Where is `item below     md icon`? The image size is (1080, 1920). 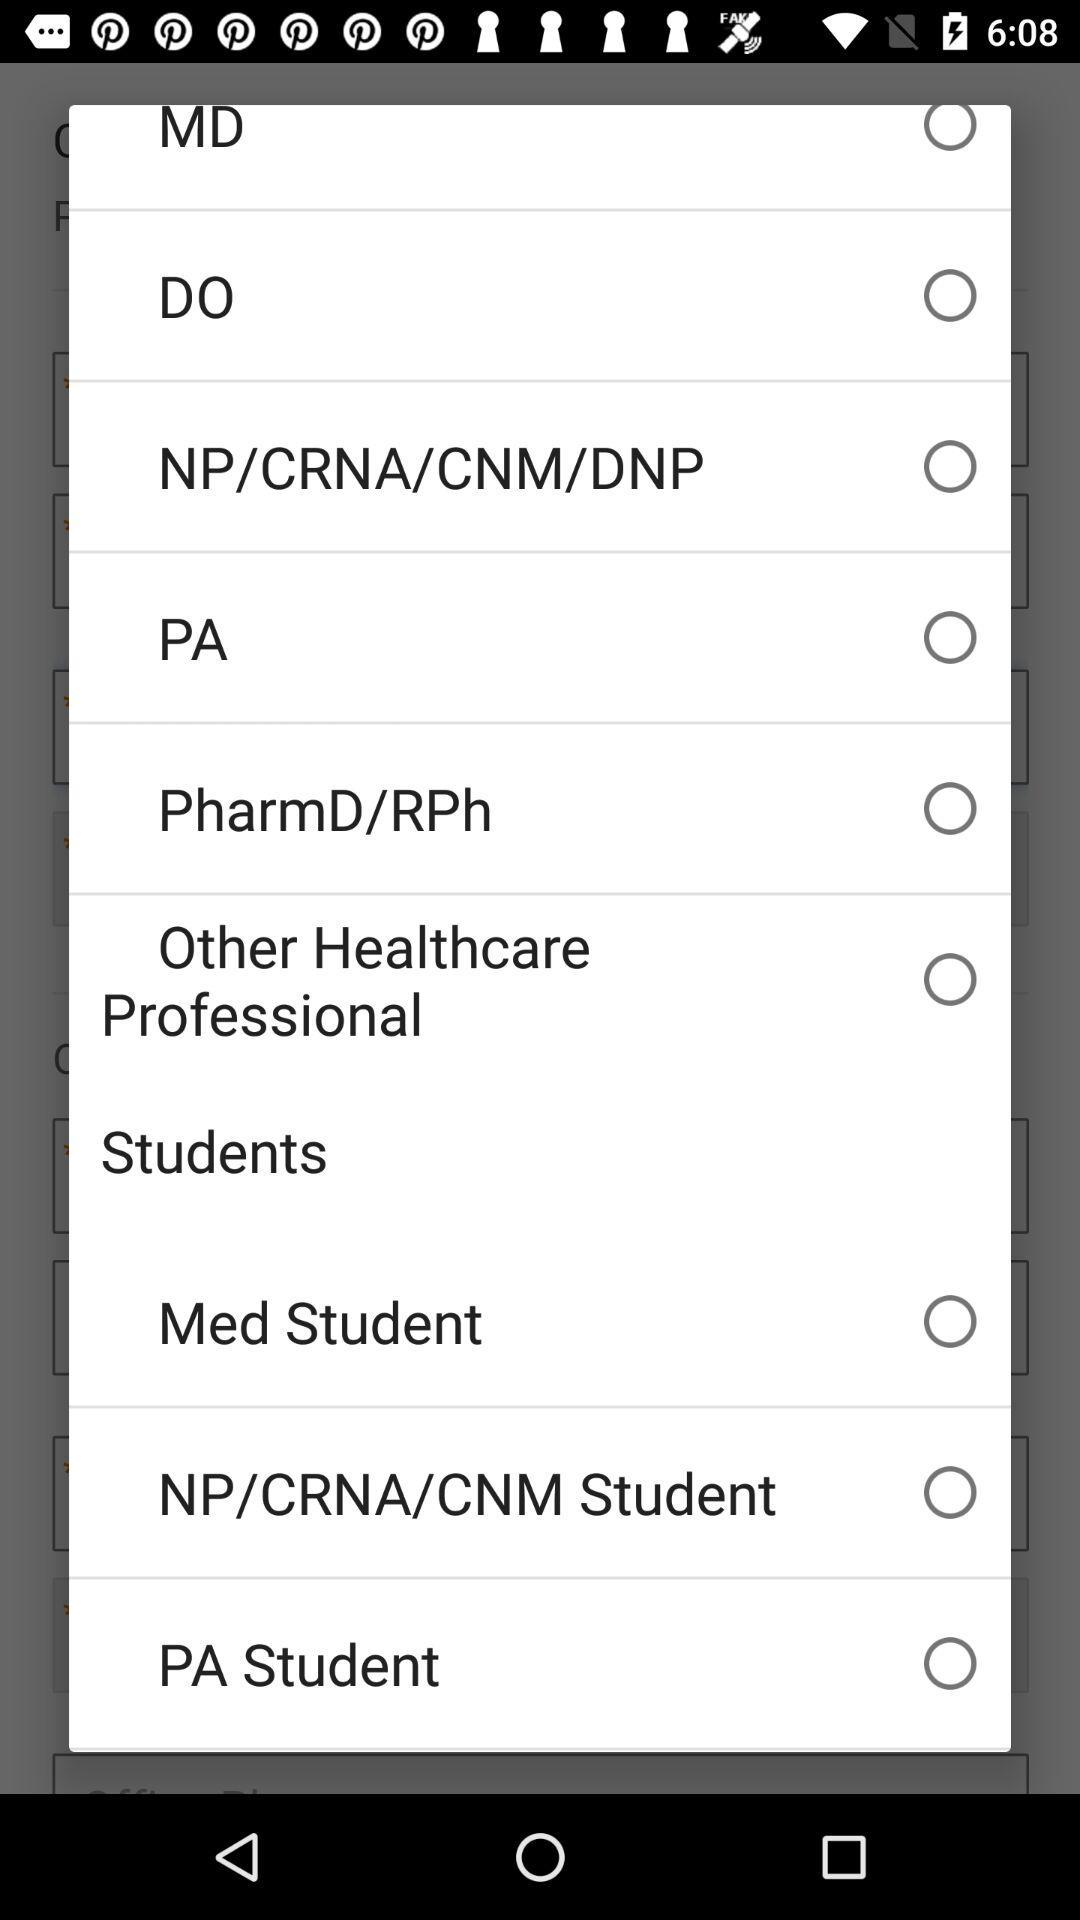
item below     md icon is located at coordinates (540, 294).